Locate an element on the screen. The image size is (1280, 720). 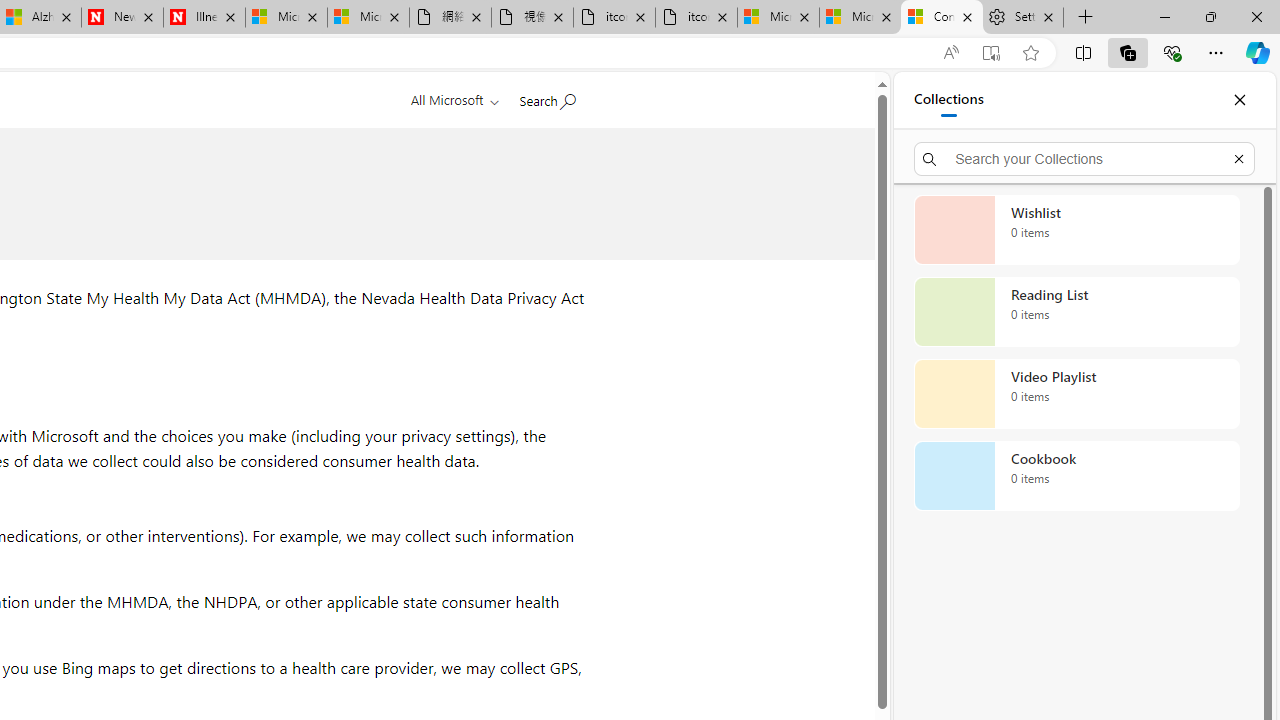
'itconcepthk.com/projector_solutions.mp4' is located at coordinates (696, 17).